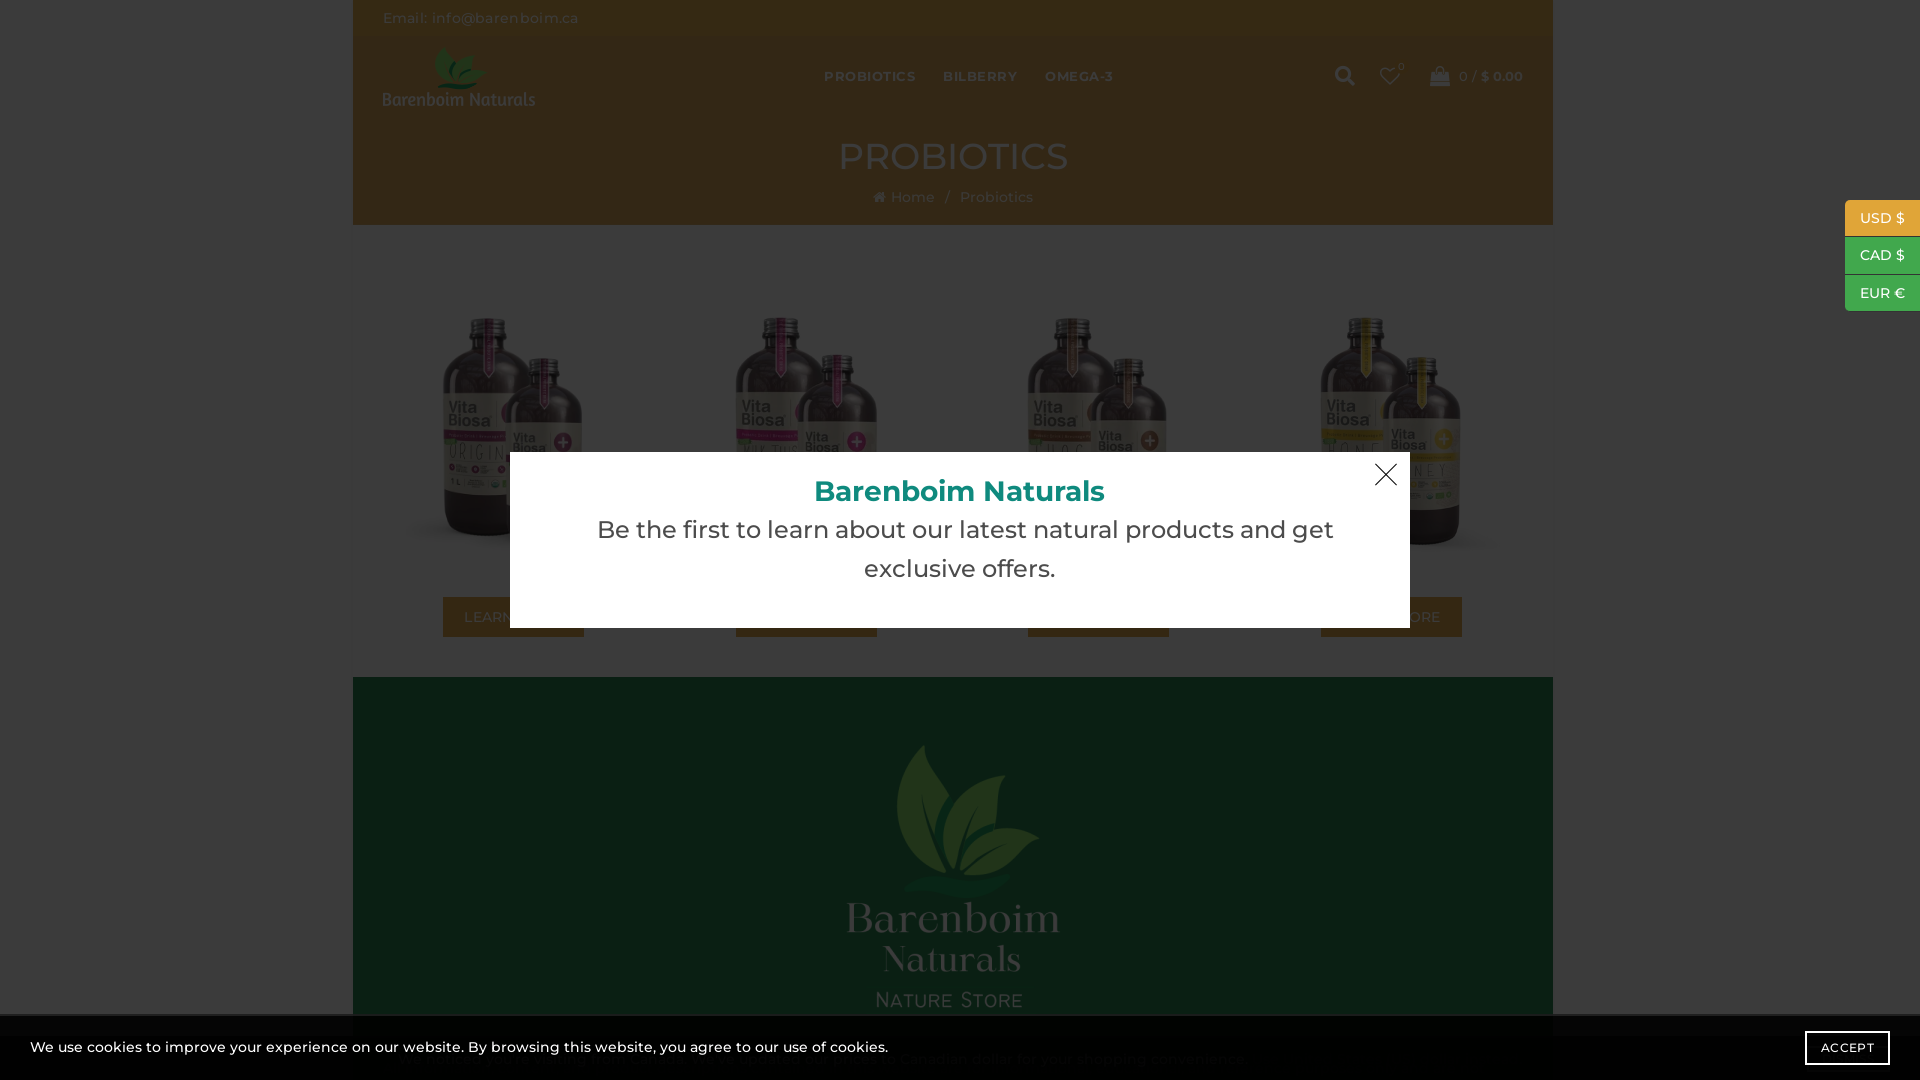  Describe the element at coordinates (1390, 430) in the screenshot. I see `'Vita Biosa_Honey reduc'` at that location.